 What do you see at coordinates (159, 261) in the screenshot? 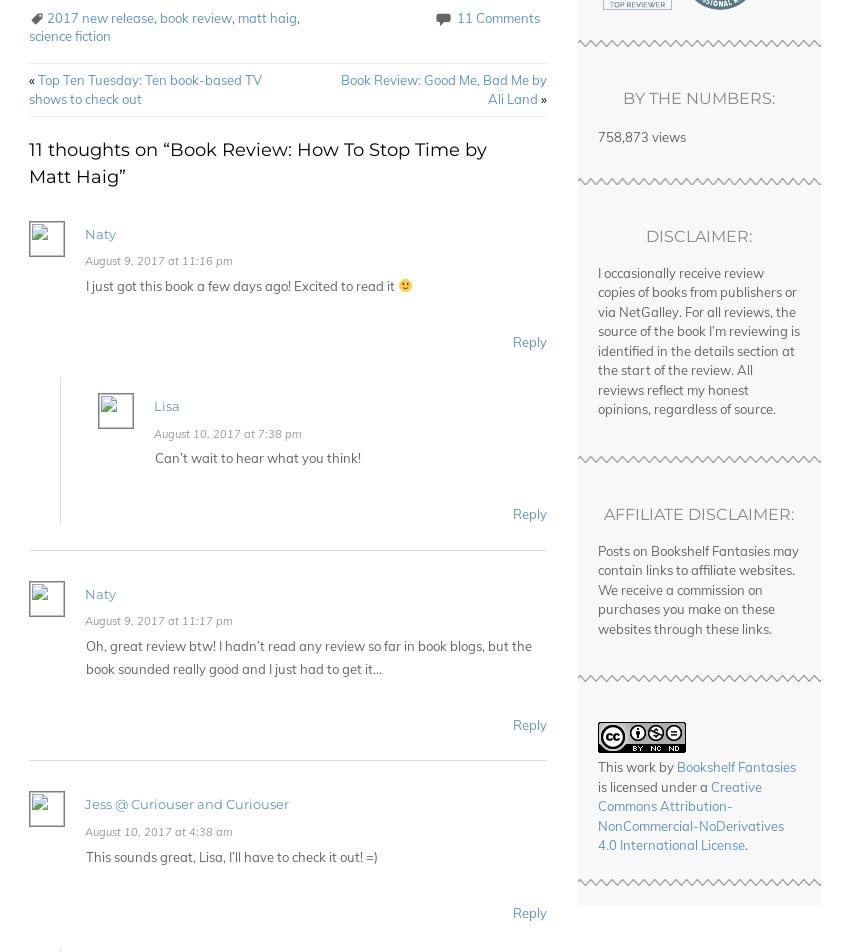
I see `'August 9, 2017 at 11:16 pm'` at bounding box center [159, 261].